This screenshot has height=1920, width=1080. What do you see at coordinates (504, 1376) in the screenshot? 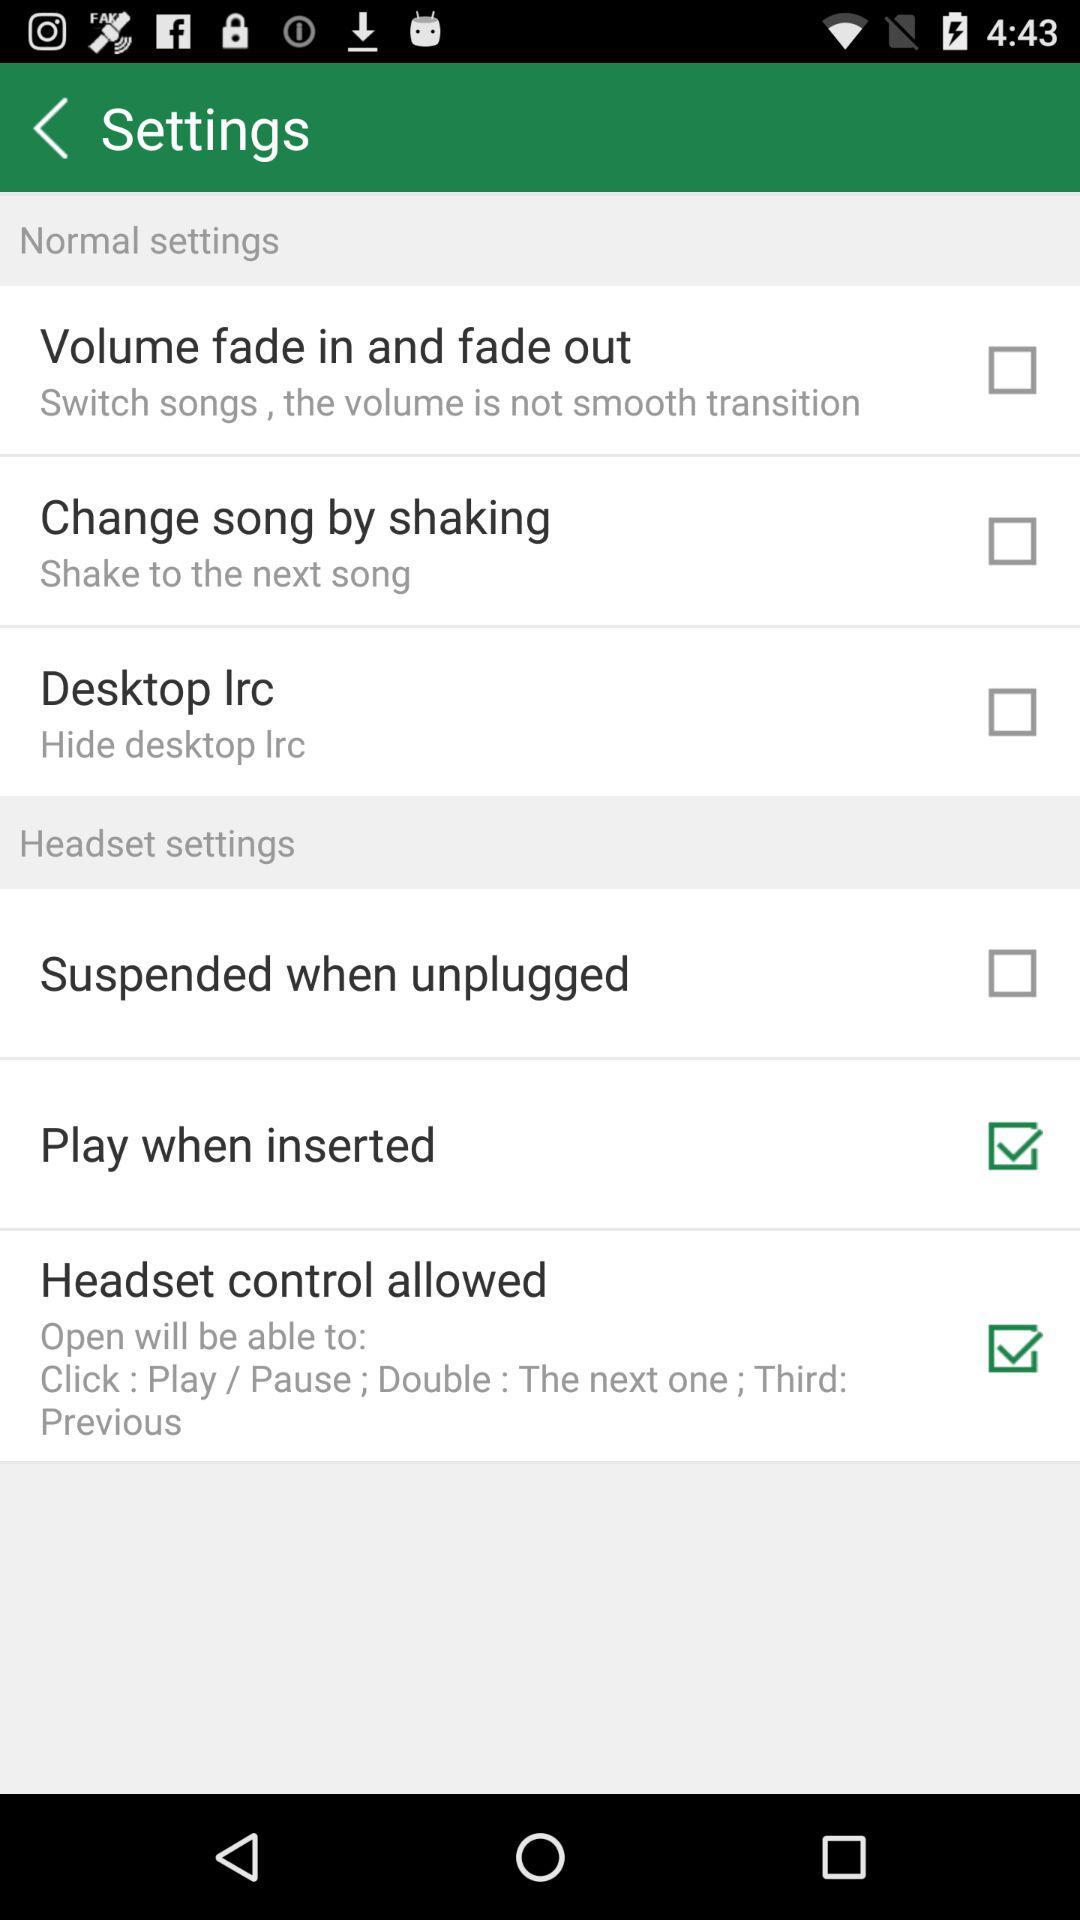
I see `item at the bottom` at bounding box center [504, 1376].